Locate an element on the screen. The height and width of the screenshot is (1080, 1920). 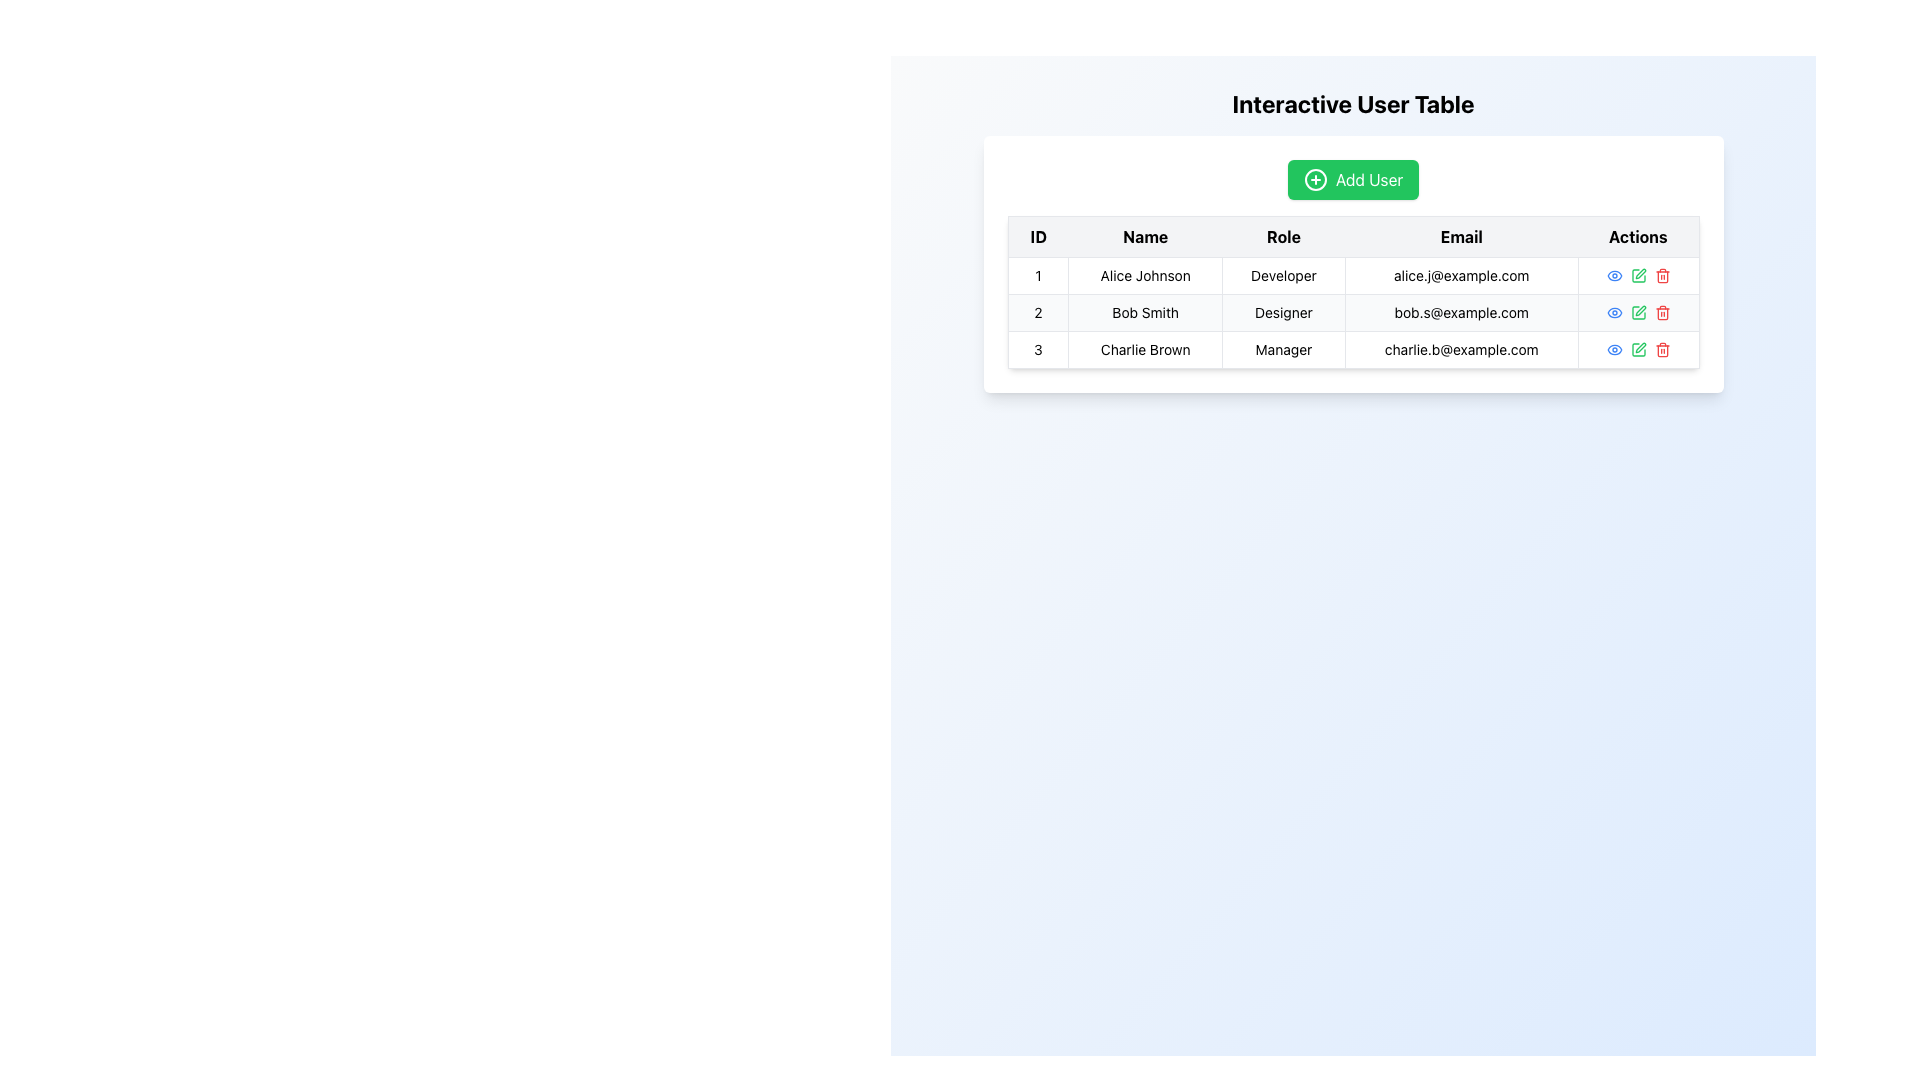
the 'Role' text label in the header row of the table, which is the third column header between 'Name' and 'Email' is located at coordinates (1283, 235).